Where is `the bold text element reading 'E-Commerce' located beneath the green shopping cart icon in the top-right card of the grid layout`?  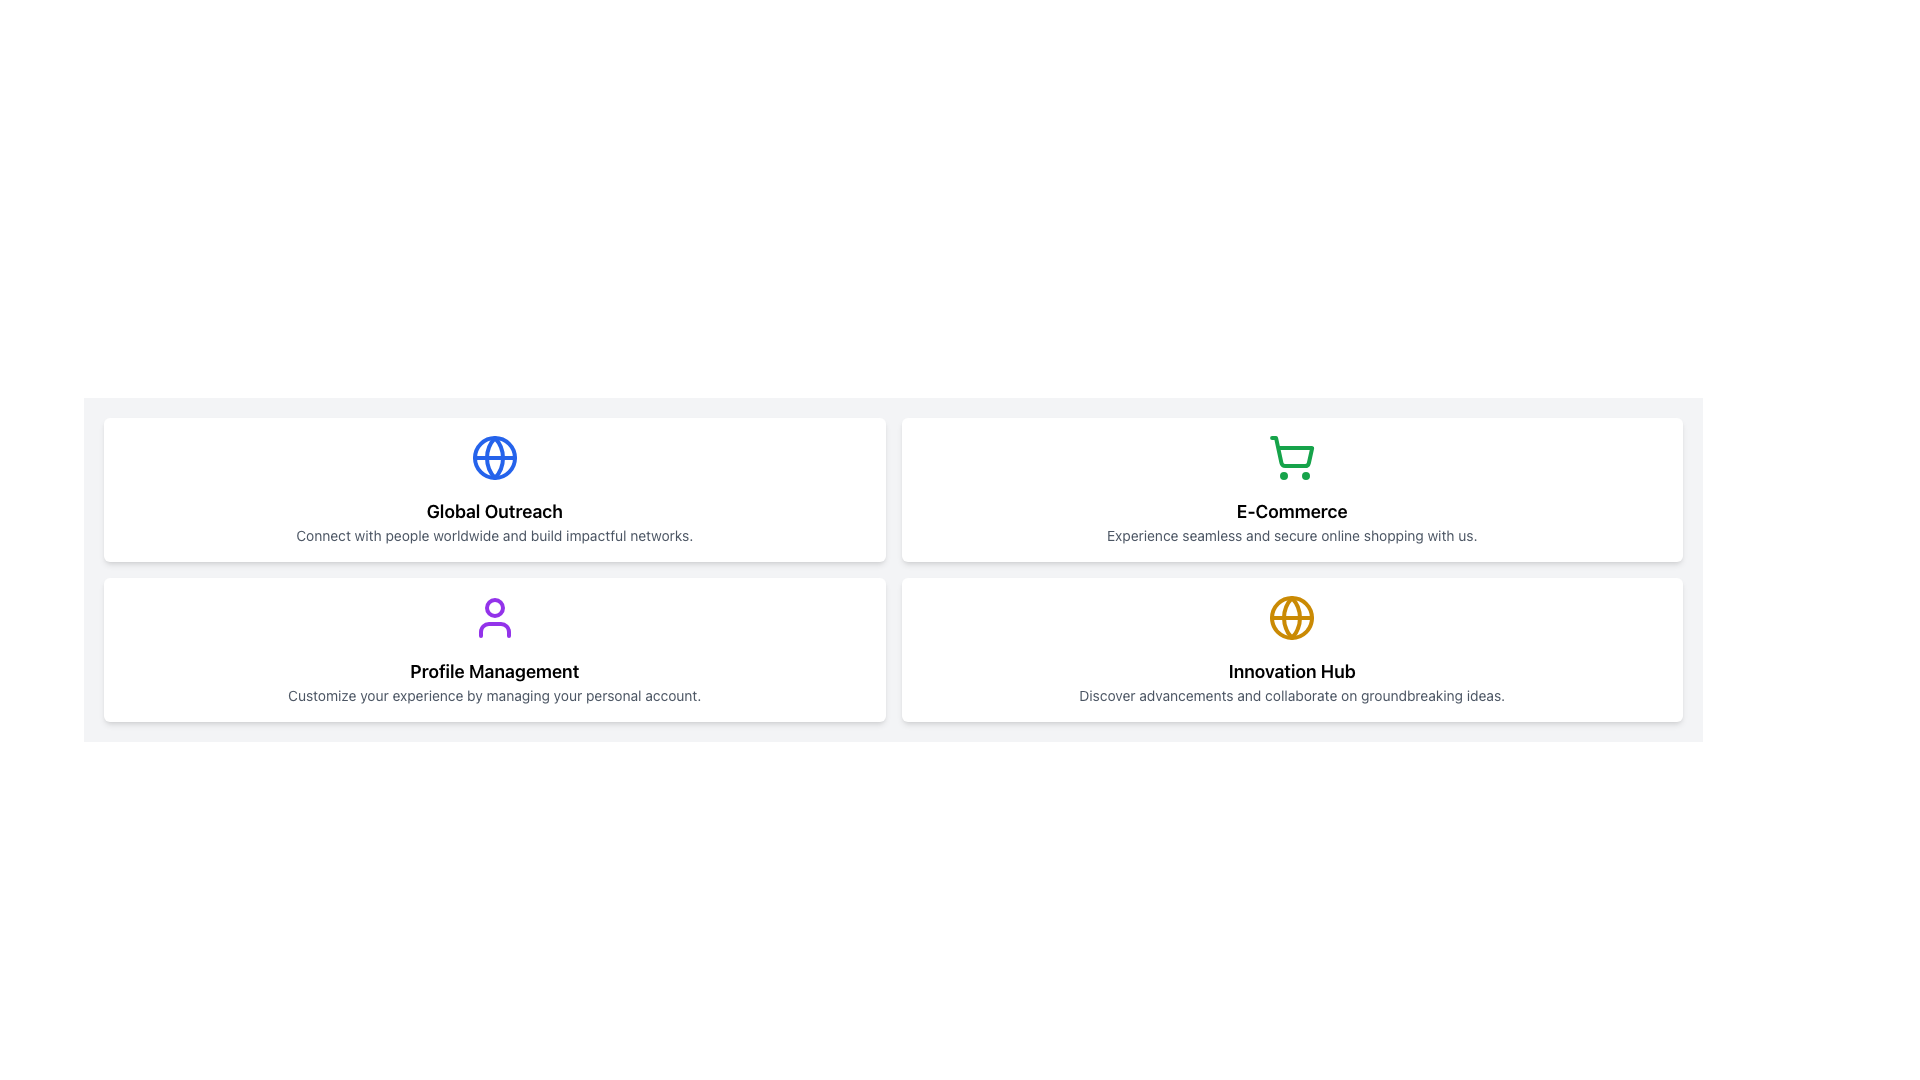 the bold text element reading 'E-Commerce' located beneath the green shopping cart icon in the top-right card of the grid layout is located at coordinates (1292, 511).